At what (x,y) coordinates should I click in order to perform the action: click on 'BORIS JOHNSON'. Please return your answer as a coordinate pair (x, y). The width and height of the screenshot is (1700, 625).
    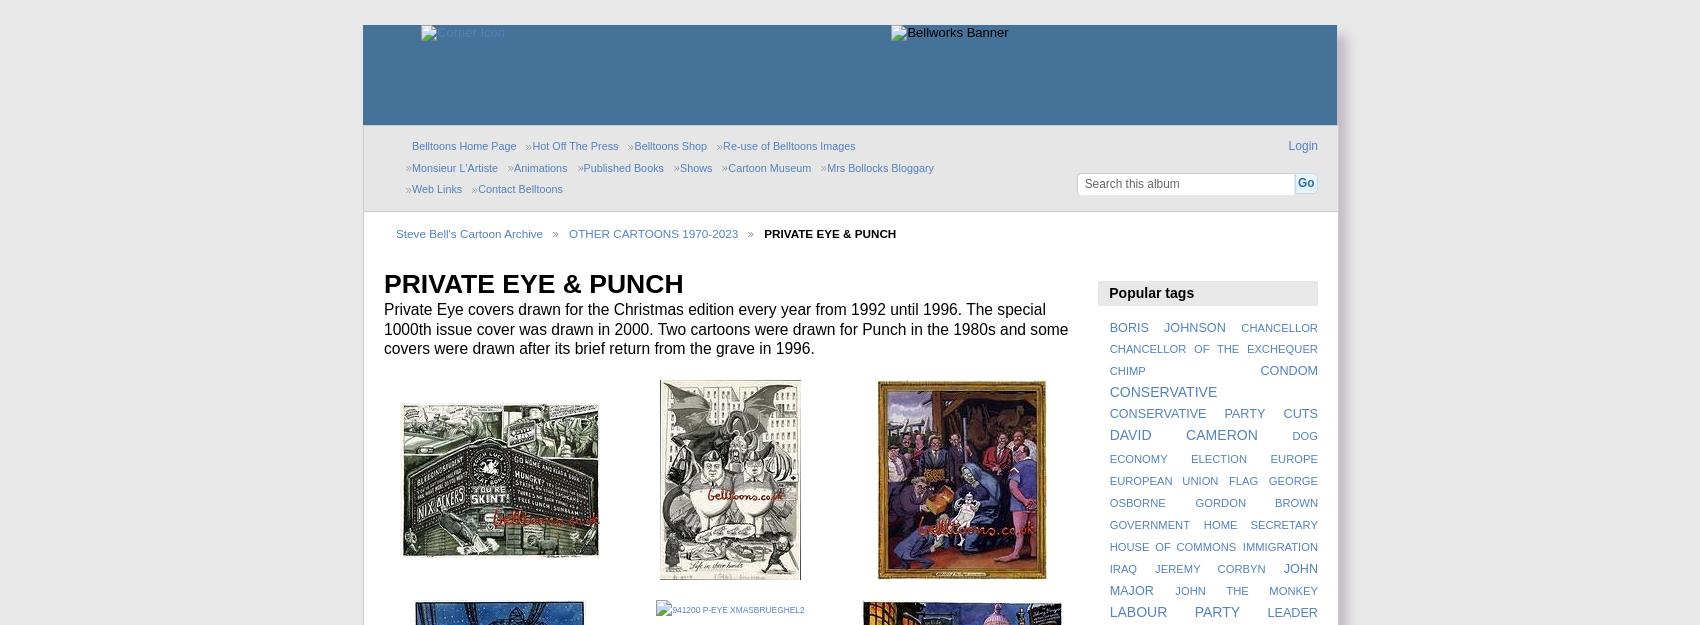
    Looking at the image, I should click on (1167, 328).